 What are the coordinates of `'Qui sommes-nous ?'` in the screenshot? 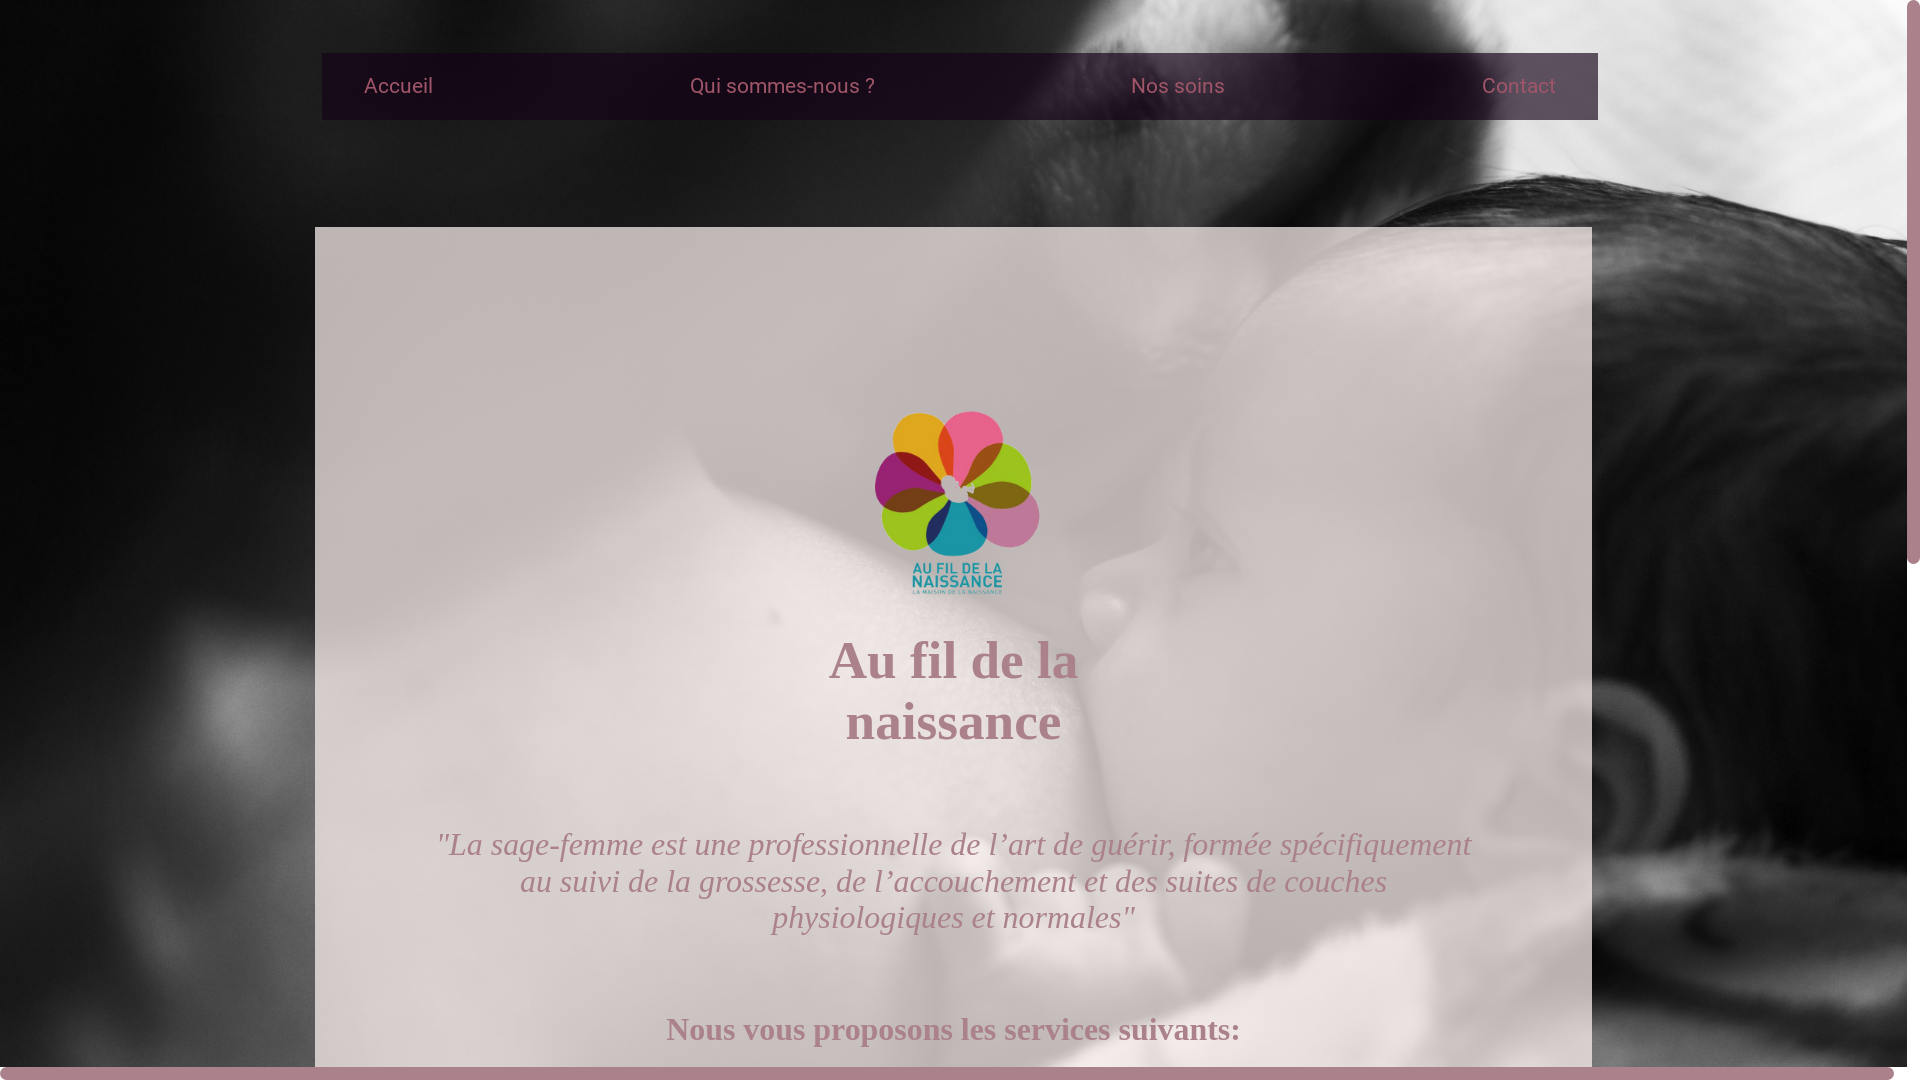 It's located at (781, 84).